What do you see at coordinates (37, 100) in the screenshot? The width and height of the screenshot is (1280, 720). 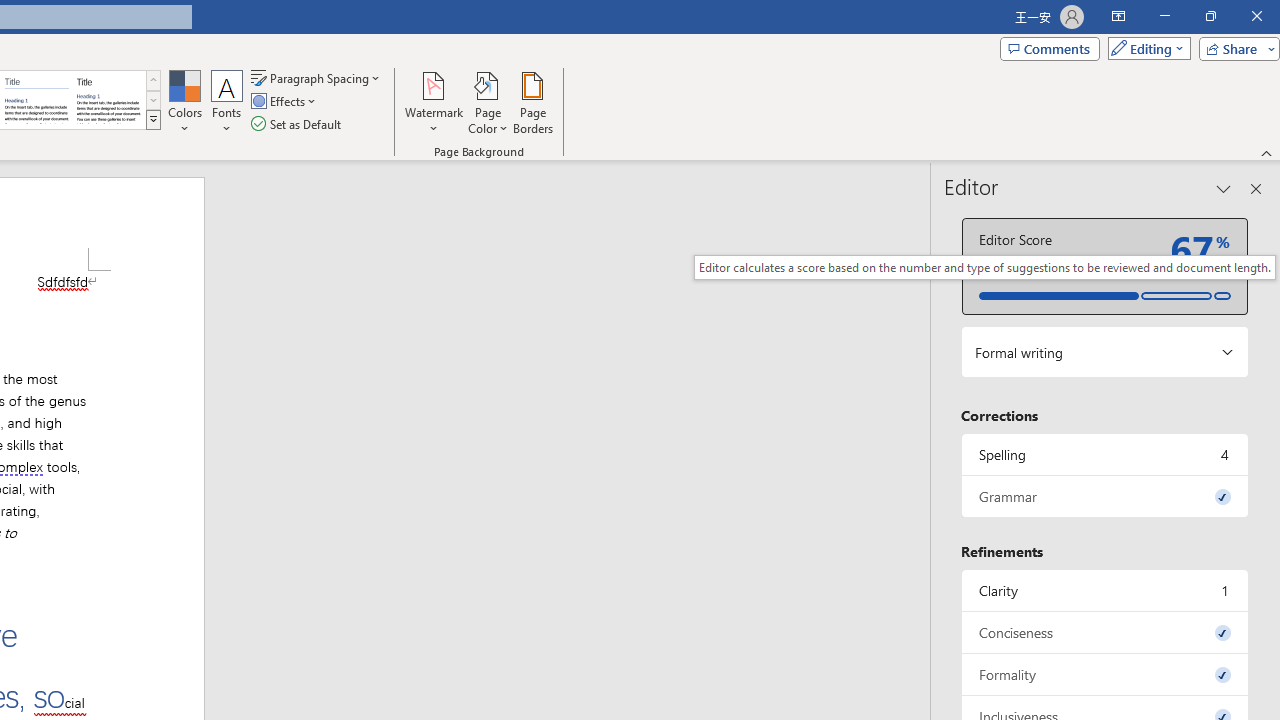 I see `'Word 2010'` at bounding box center [37, 100].